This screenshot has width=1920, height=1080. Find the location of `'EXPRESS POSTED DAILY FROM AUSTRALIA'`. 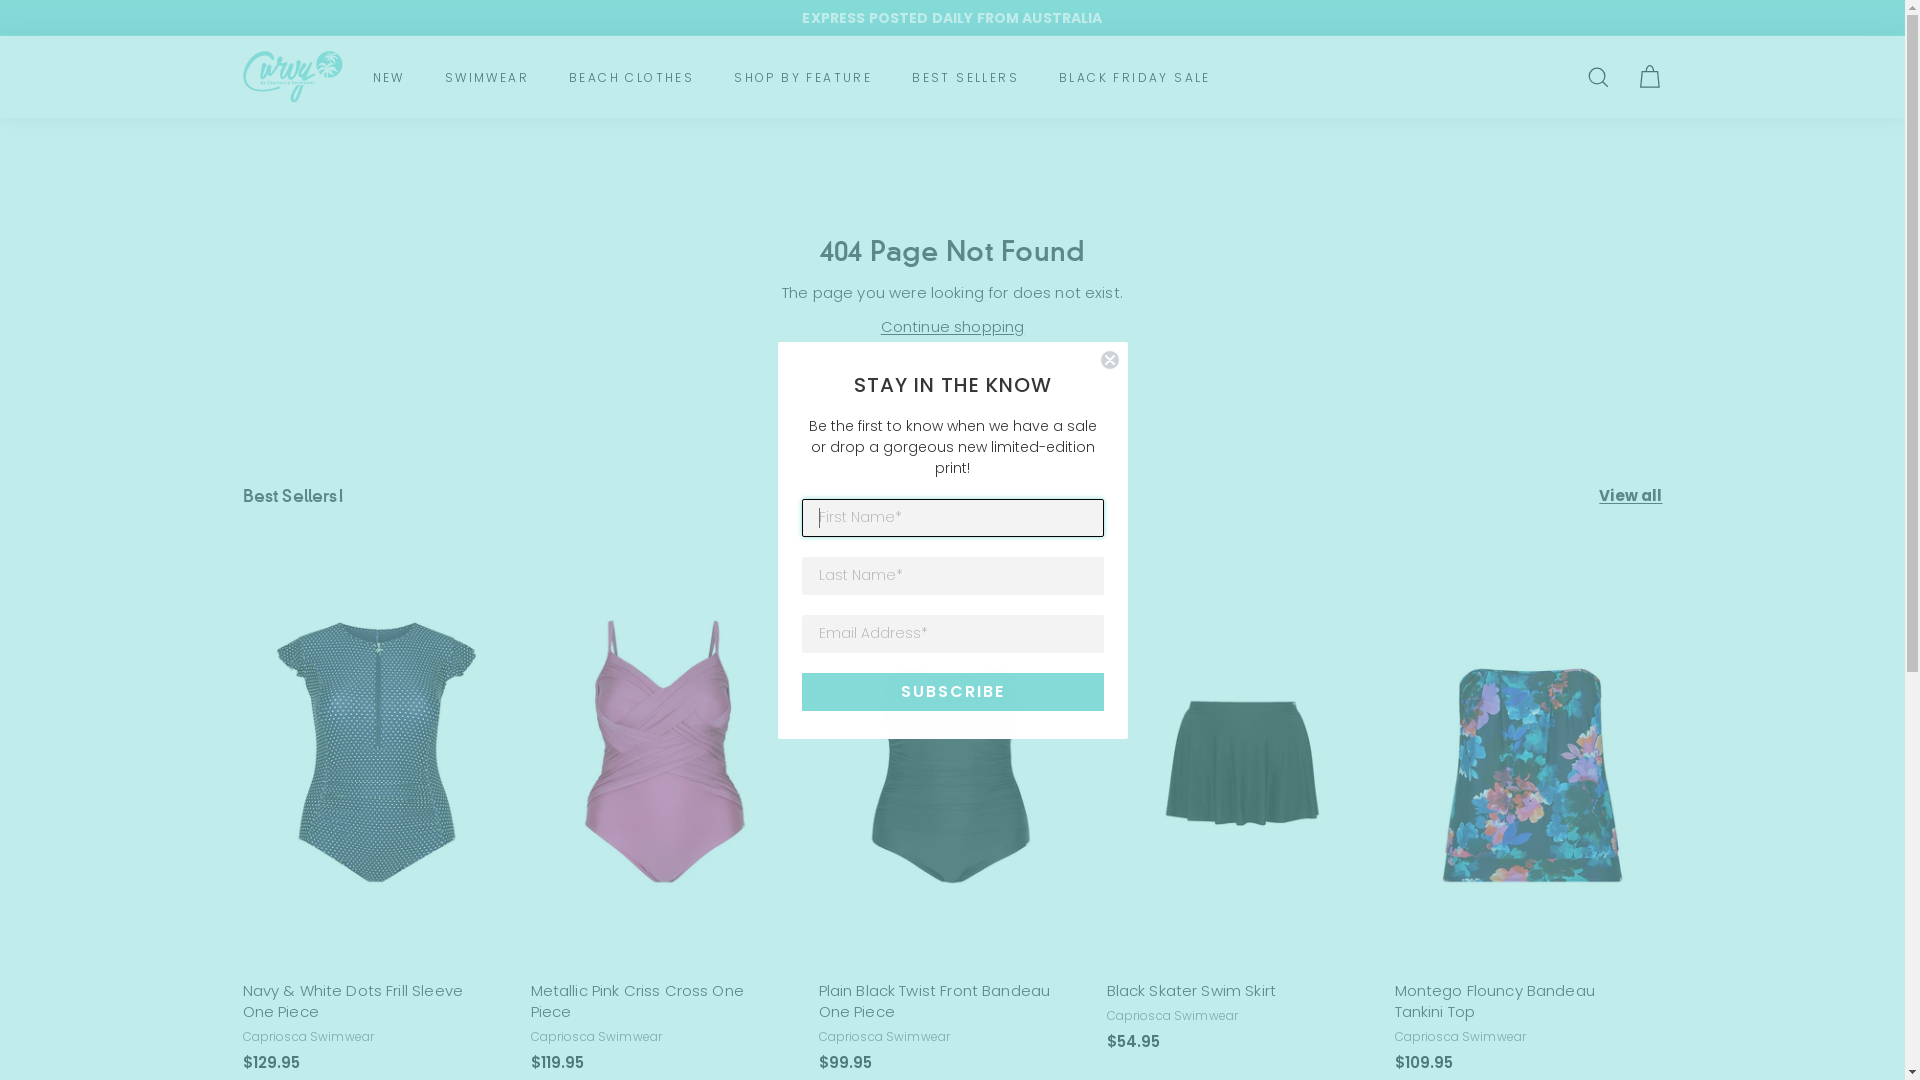

'EXPRESS POSTED DAILY FROM AUSTRALIA' is located at coordinates (950, 18).